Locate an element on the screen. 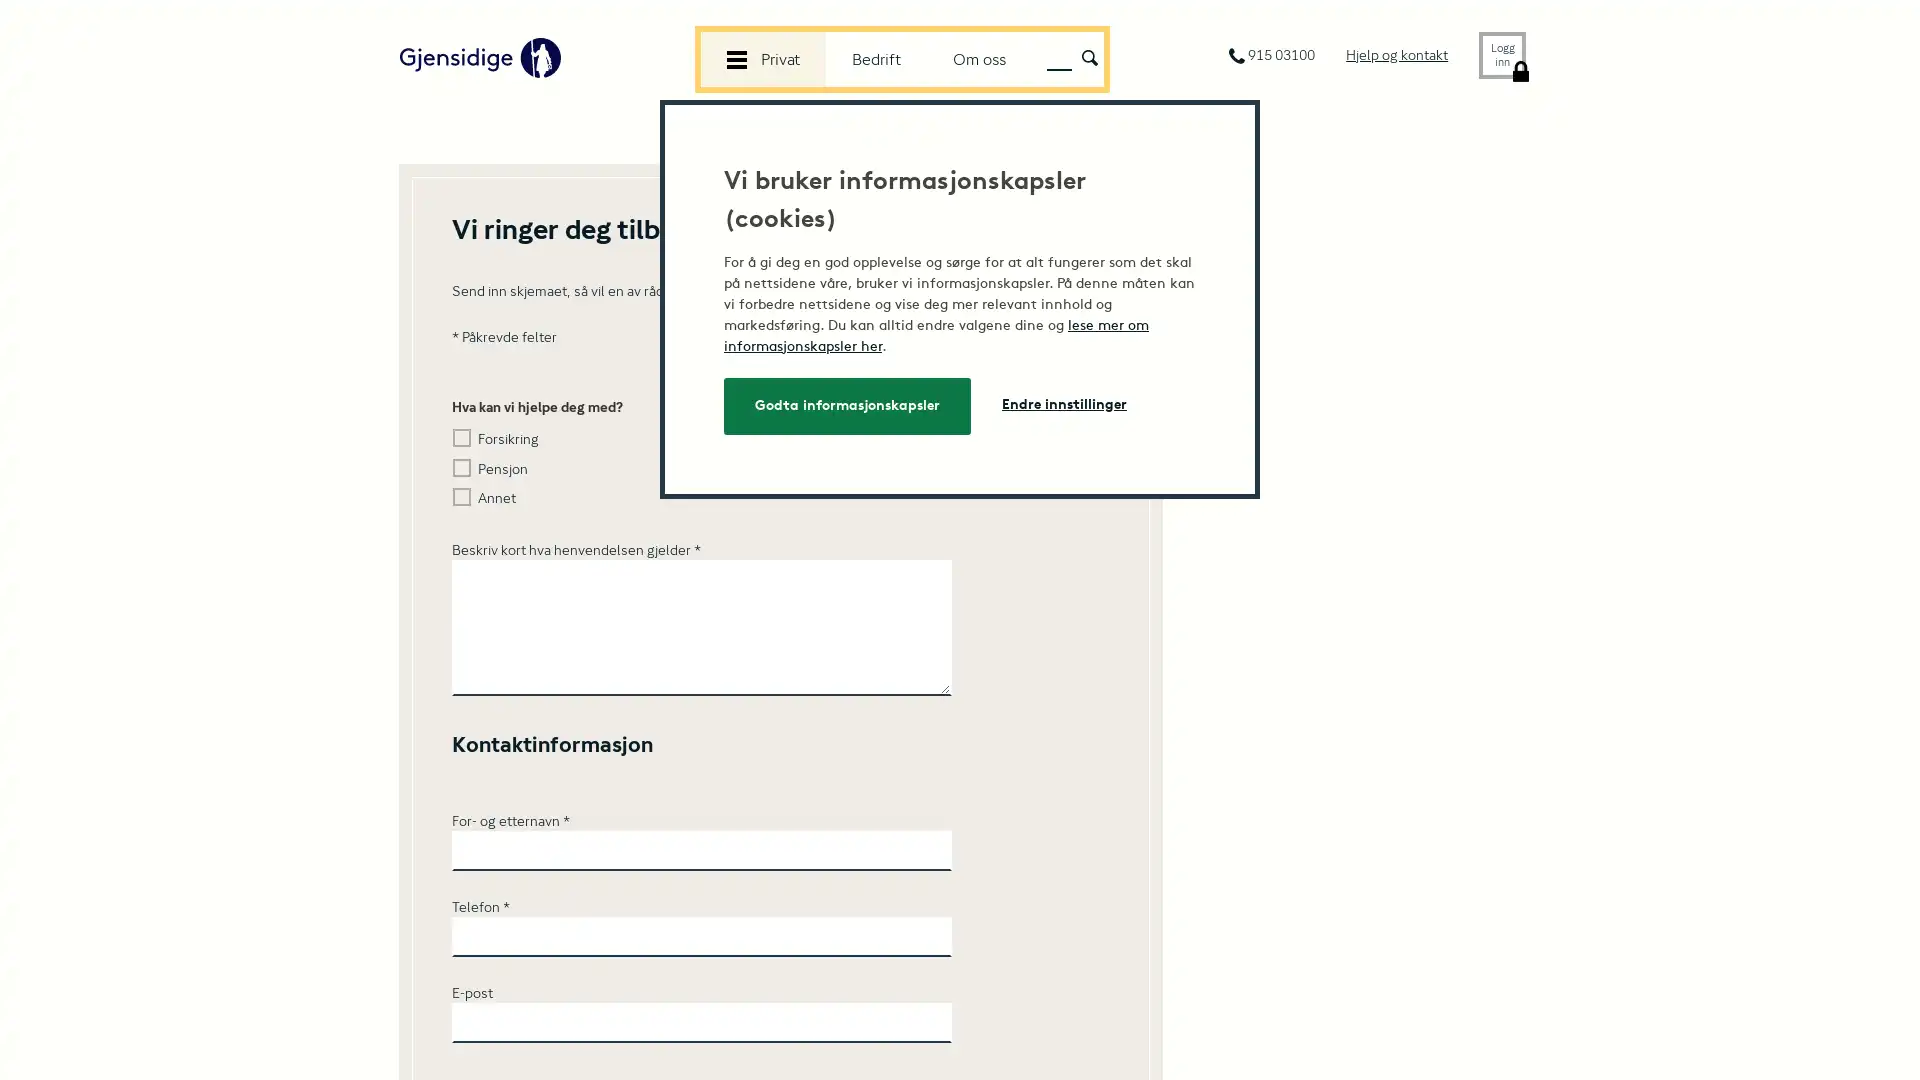  Godta informasjonskapsler is located at coordinates (847, 405).